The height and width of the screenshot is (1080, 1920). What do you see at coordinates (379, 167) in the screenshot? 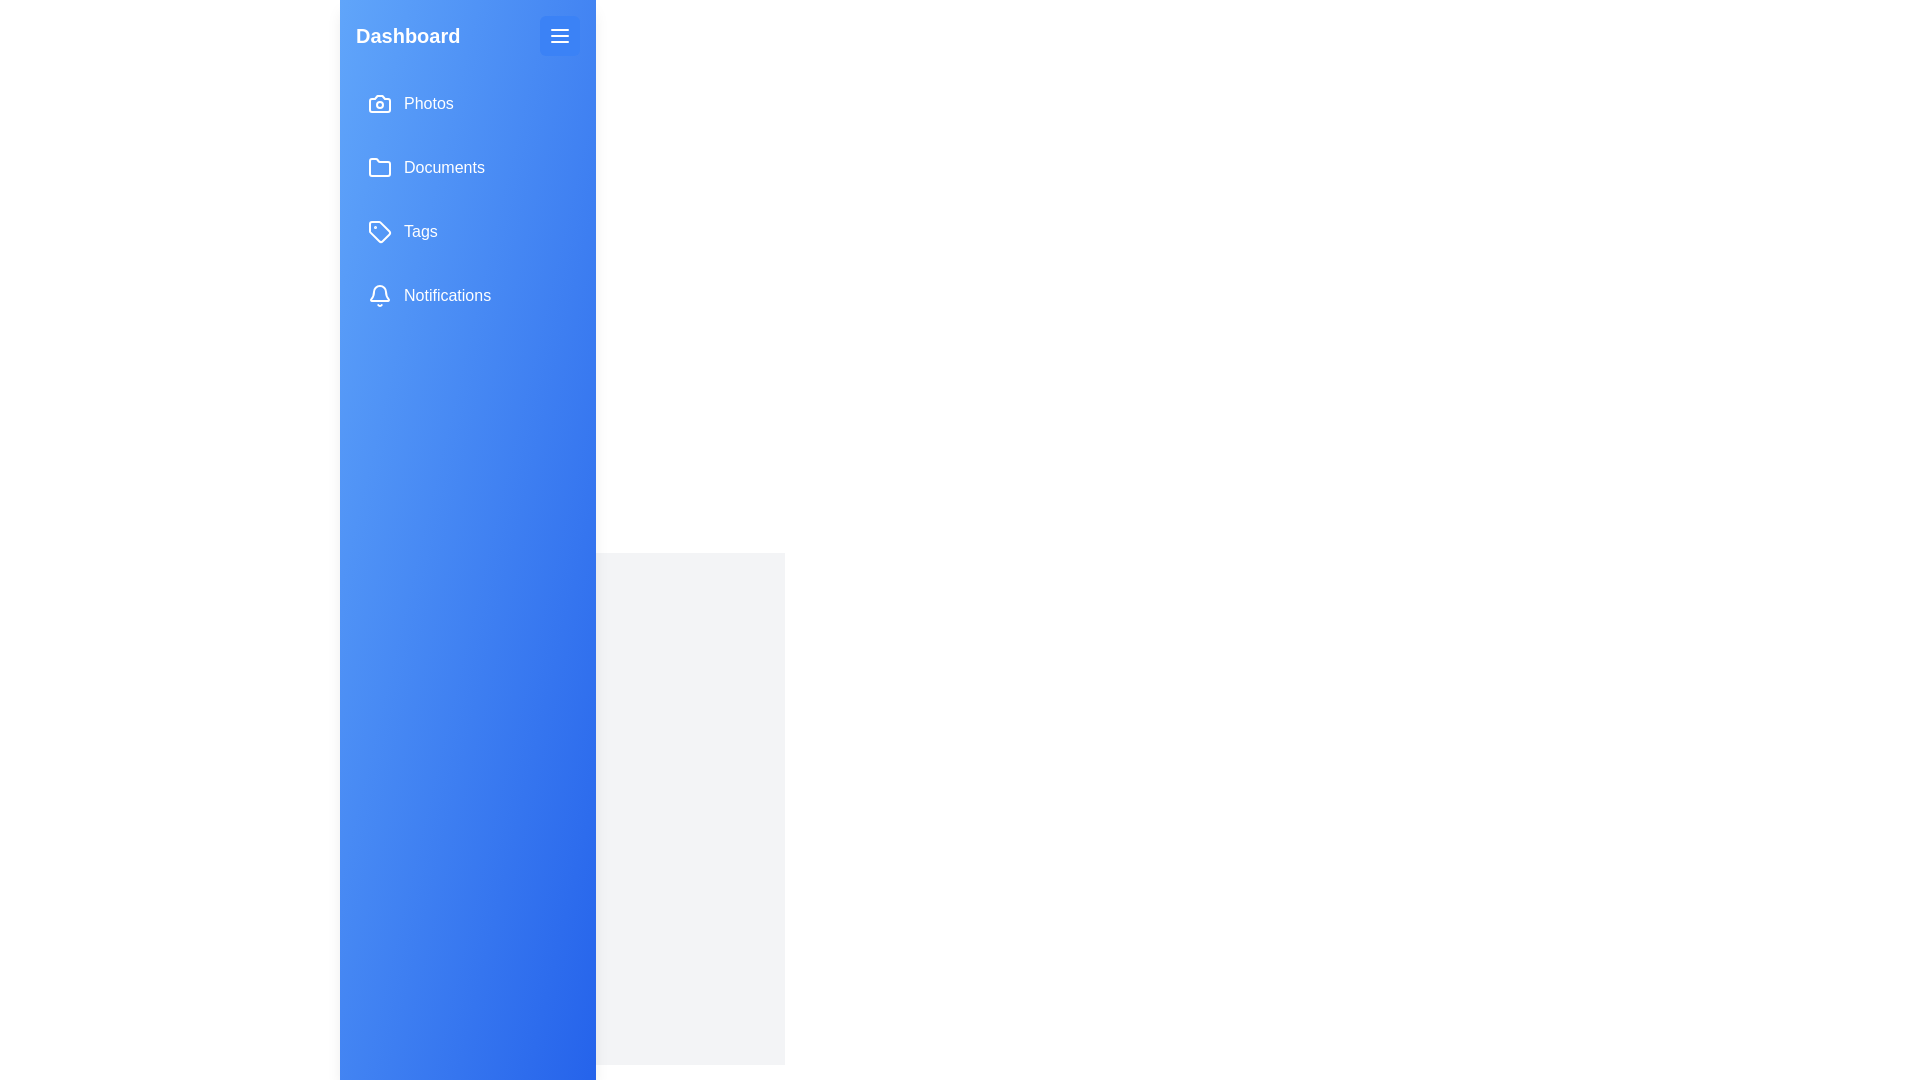
I see `the icon next to the menu item Documents` at bounding box center [379, 167].